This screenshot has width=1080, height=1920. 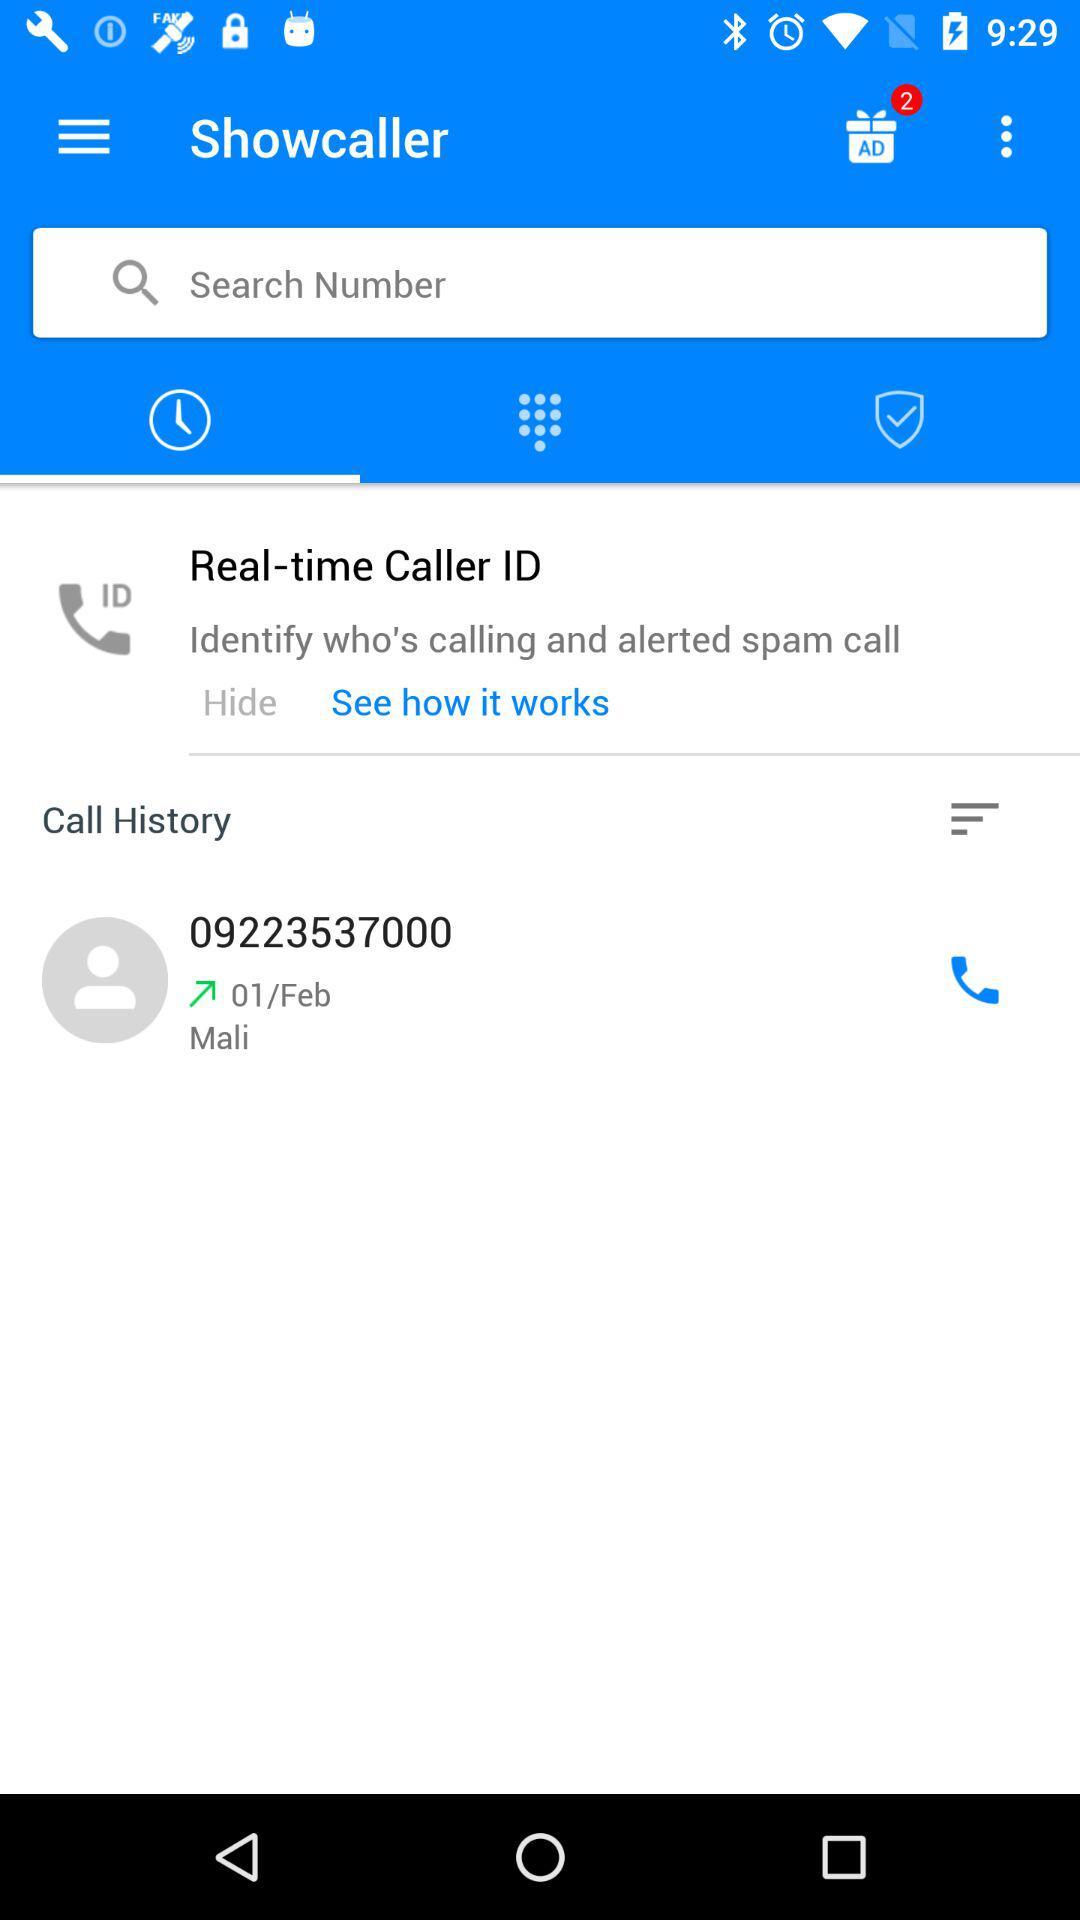 I want to click on advertisement, so click(x=869, y=135).